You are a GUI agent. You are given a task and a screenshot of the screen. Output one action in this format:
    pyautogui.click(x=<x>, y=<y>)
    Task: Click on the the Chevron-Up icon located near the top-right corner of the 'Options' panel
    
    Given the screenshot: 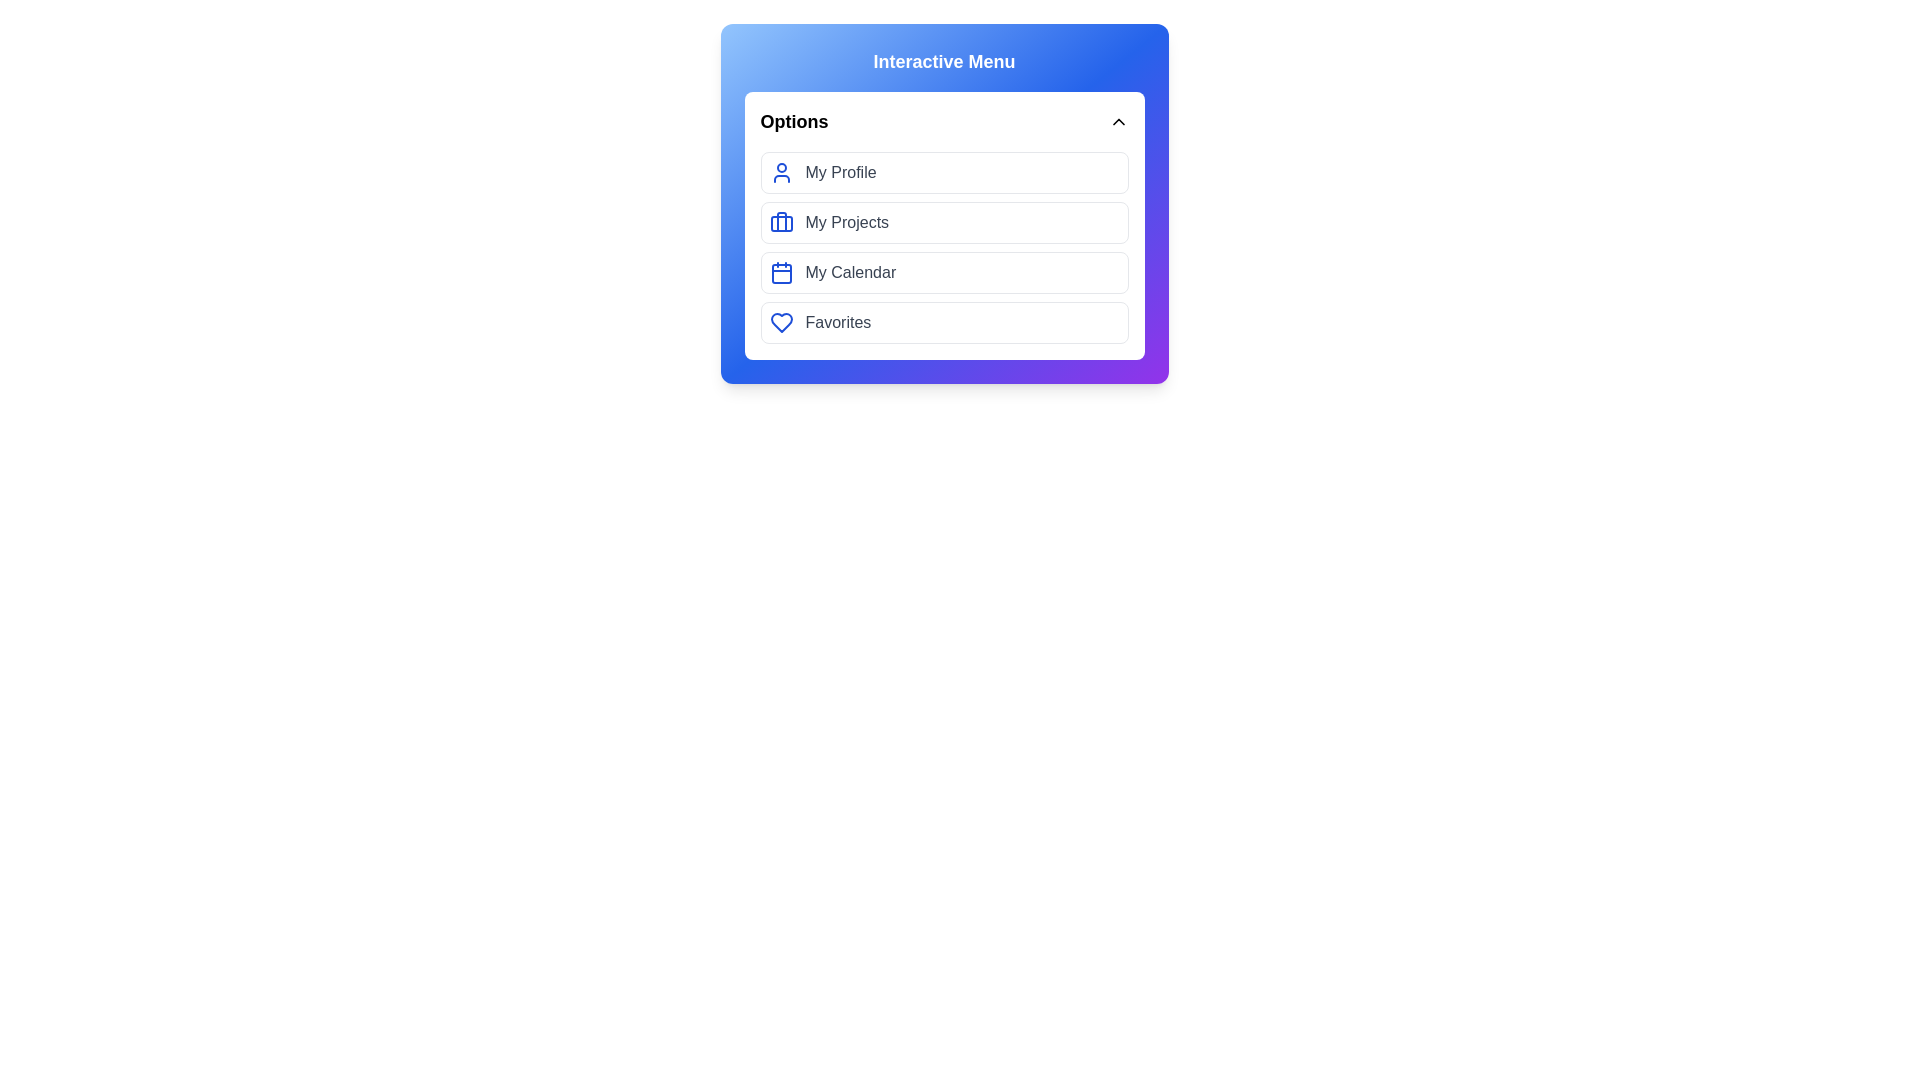 What is the action you would take?
    pyautogui.click(x=1117, y=122)
    